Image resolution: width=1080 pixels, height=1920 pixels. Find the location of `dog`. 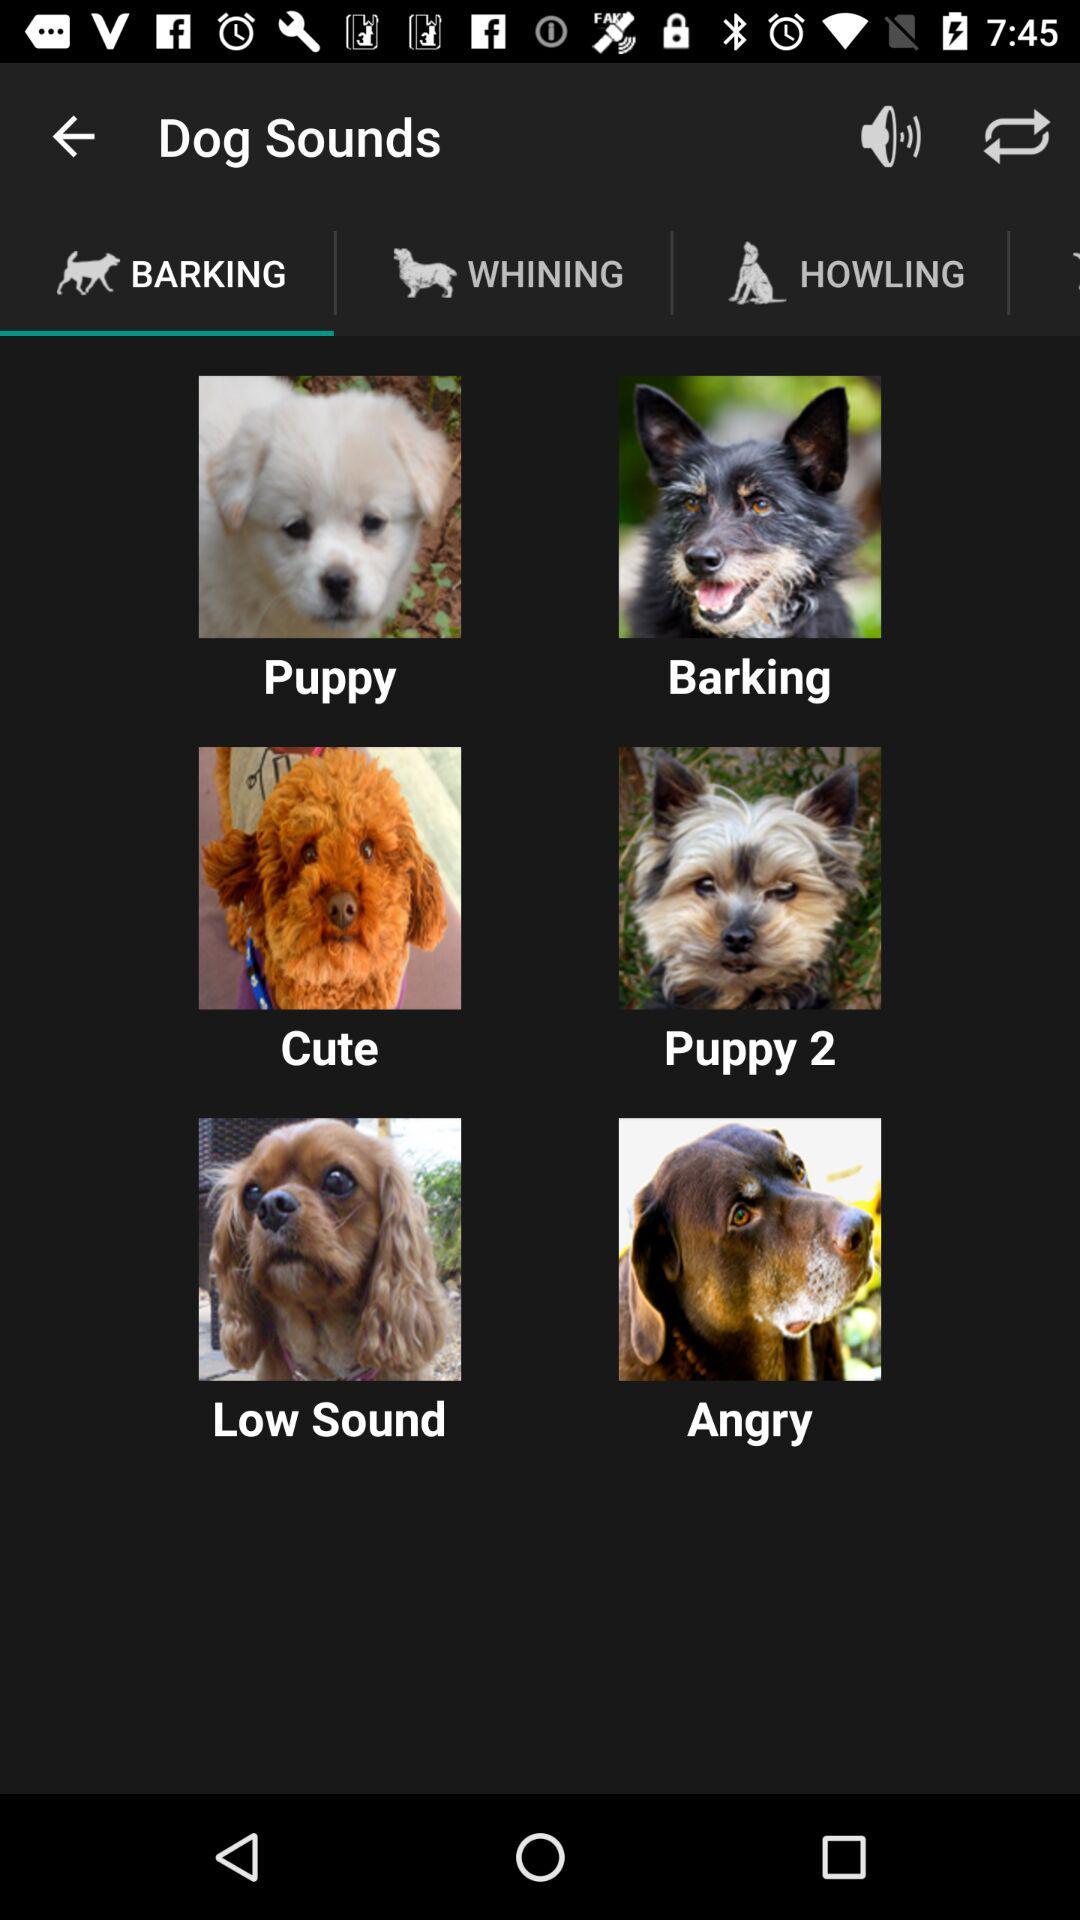

dog is located at coordinates (749, 507).